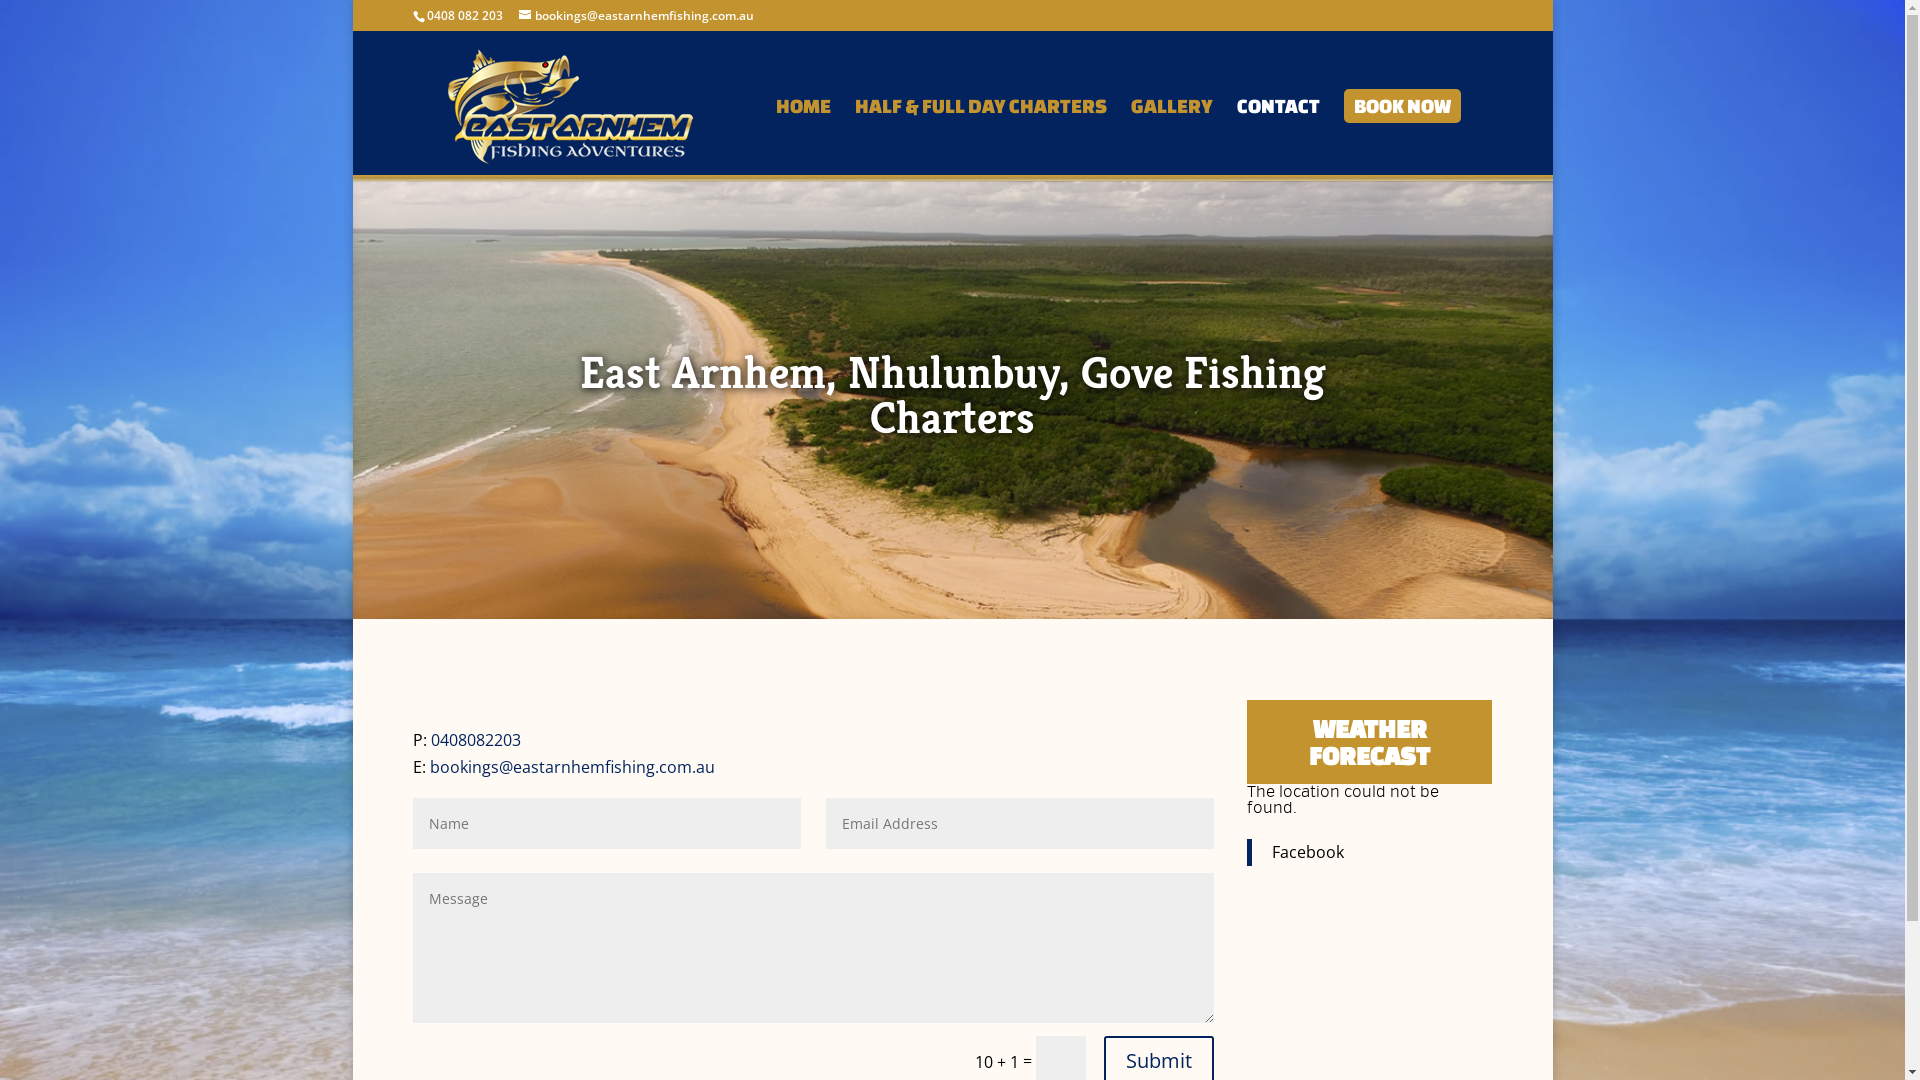 The width and height of the screenshot is (1920, 1080). Describe the element at coordinates (634, 15) in the screenshot. I see `'bookings@eastarnhemfishing.com.au'` at that location.